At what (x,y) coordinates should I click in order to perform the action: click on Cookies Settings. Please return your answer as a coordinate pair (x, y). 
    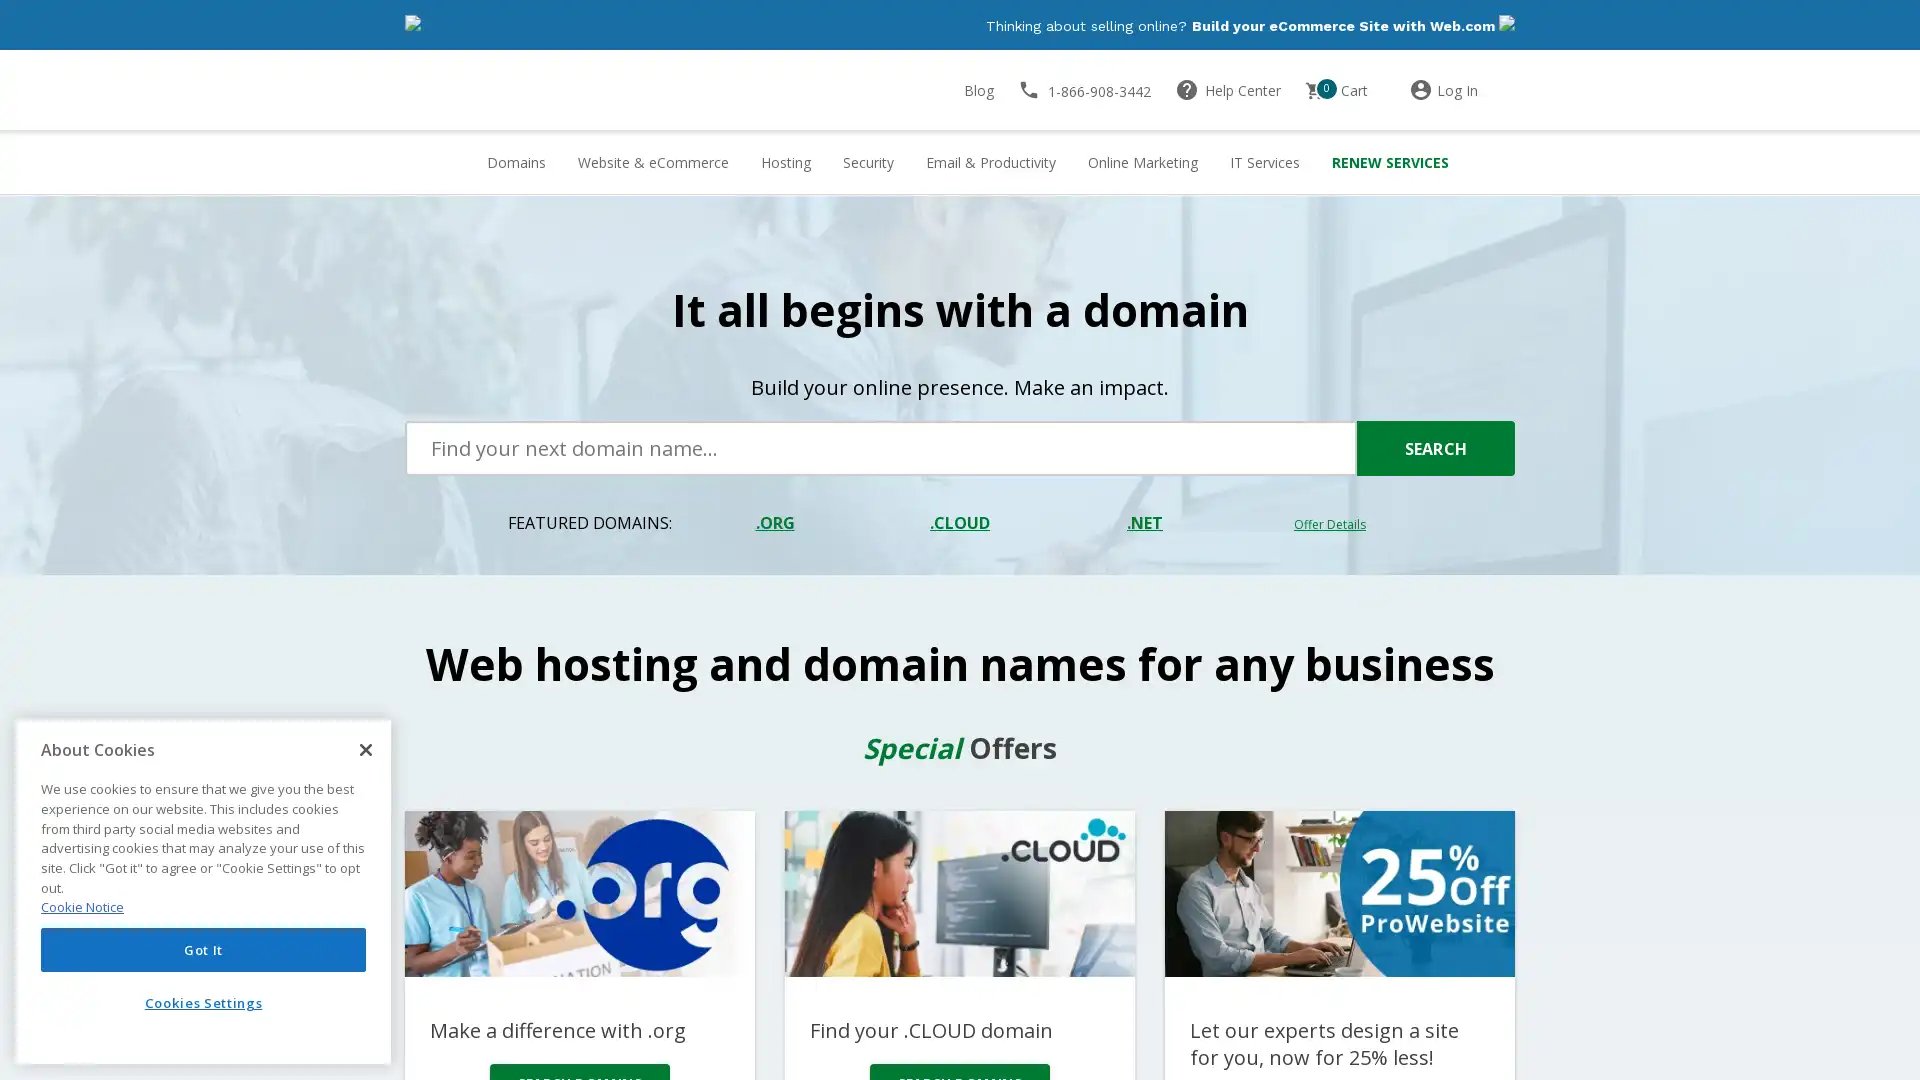
    Looking at the image, I should click on (203, 1002).